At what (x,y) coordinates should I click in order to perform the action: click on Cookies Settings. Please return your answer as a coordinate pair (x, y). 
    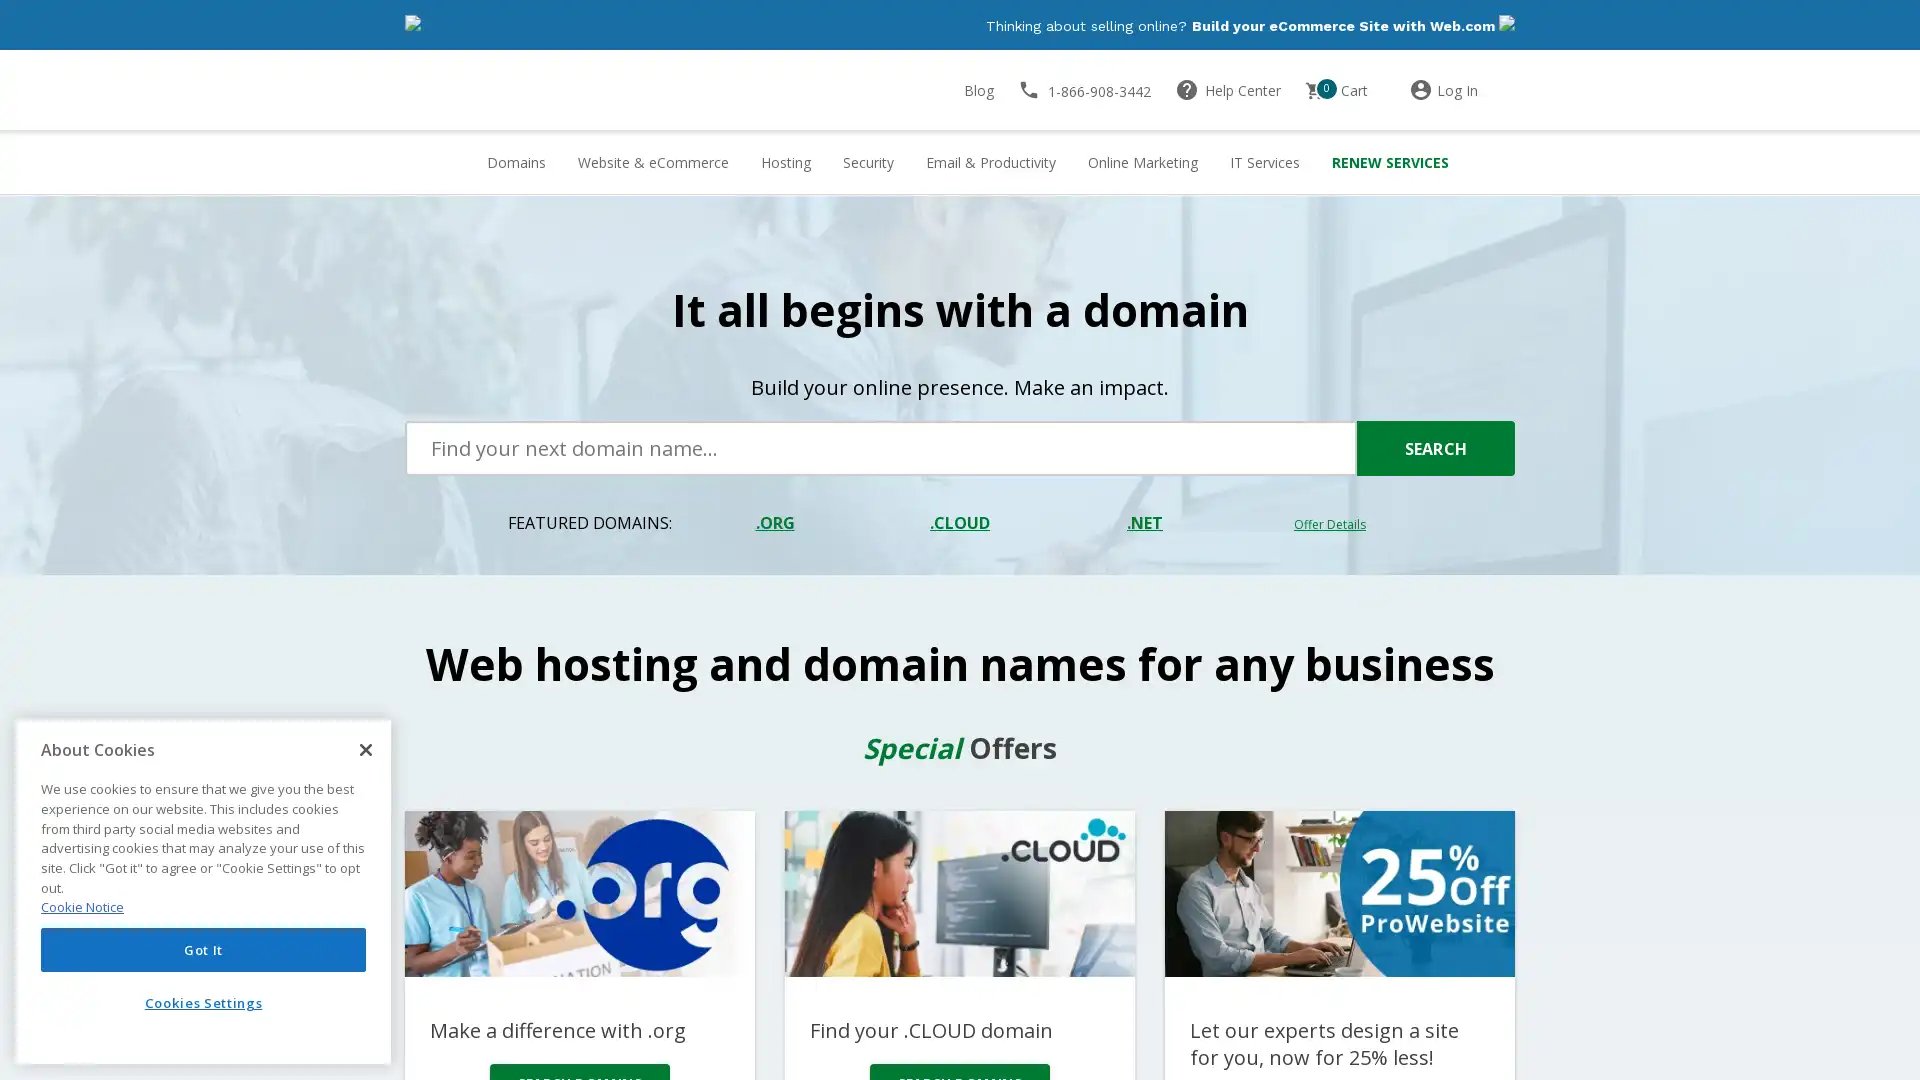
    Looking at the image, I should click on (203, 1002).